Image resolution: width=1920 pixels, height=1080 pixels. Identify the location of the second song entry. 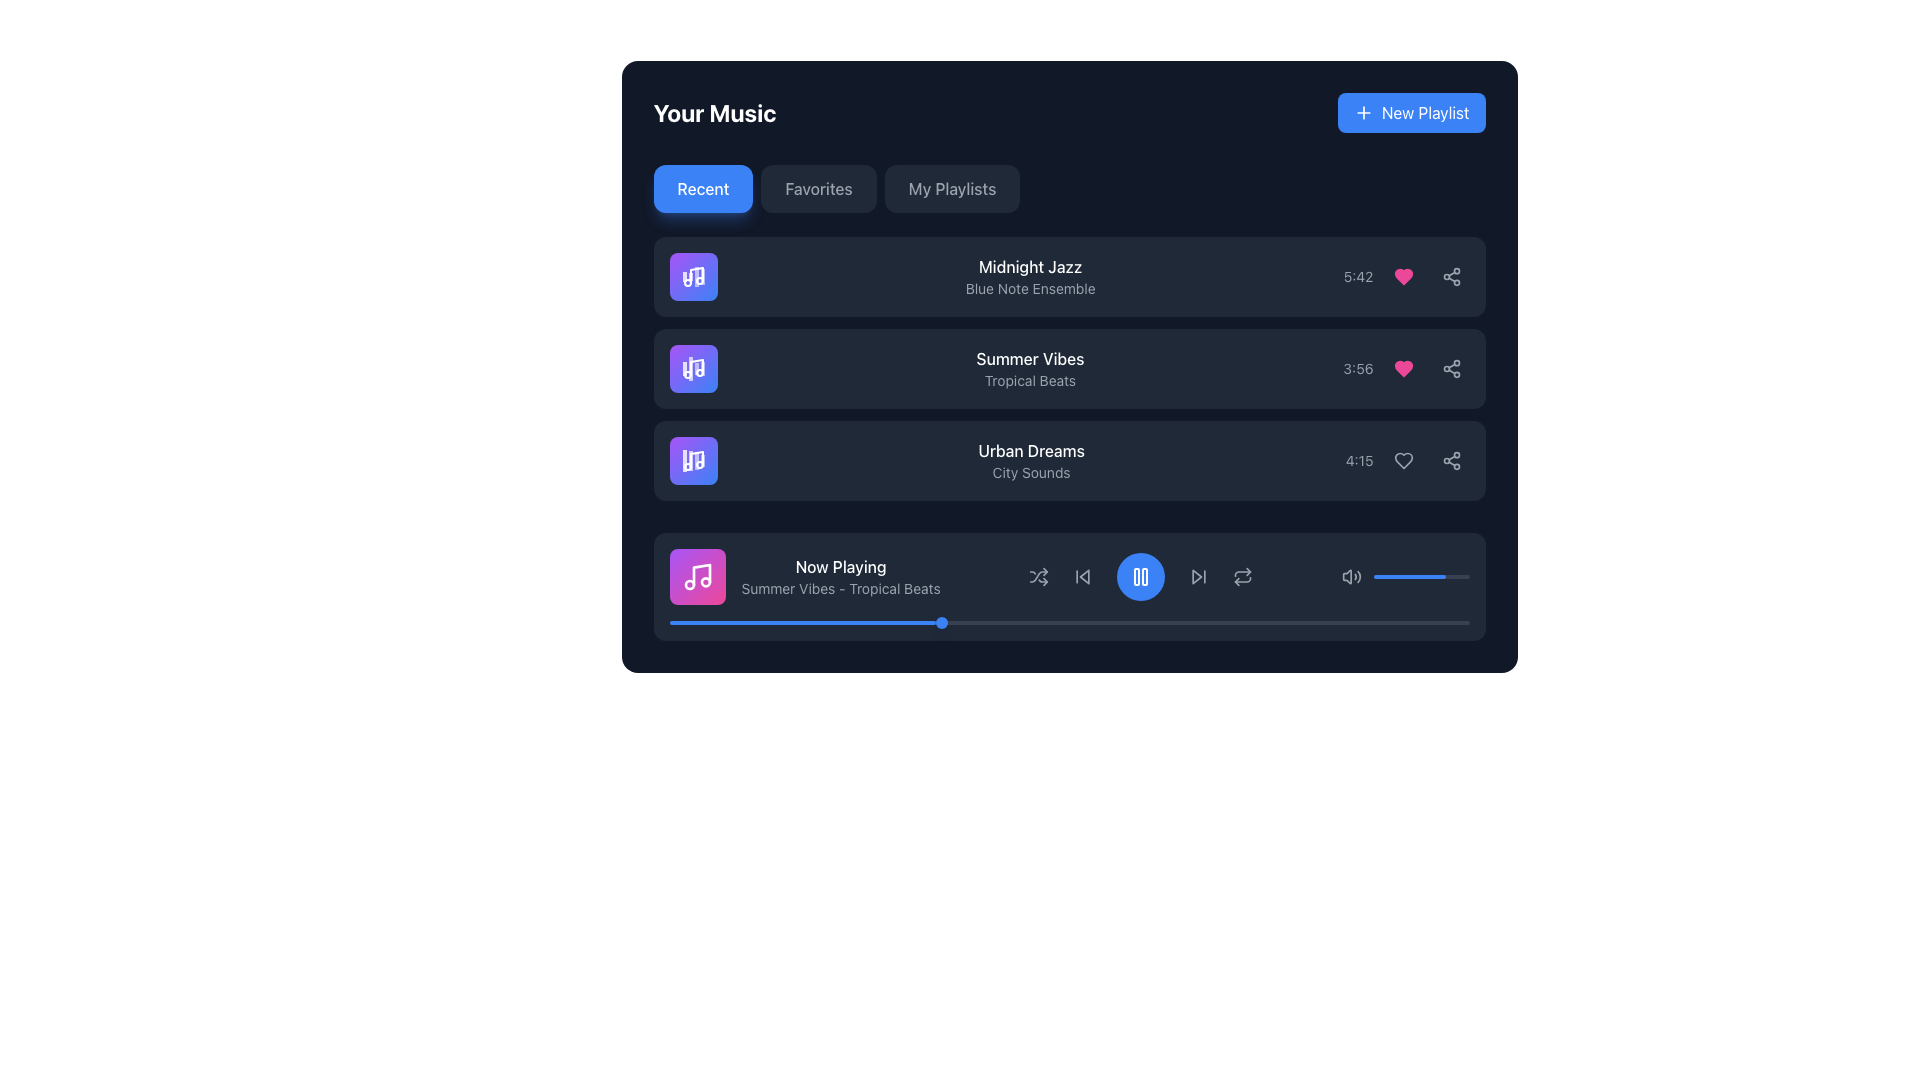
(1068, 369).